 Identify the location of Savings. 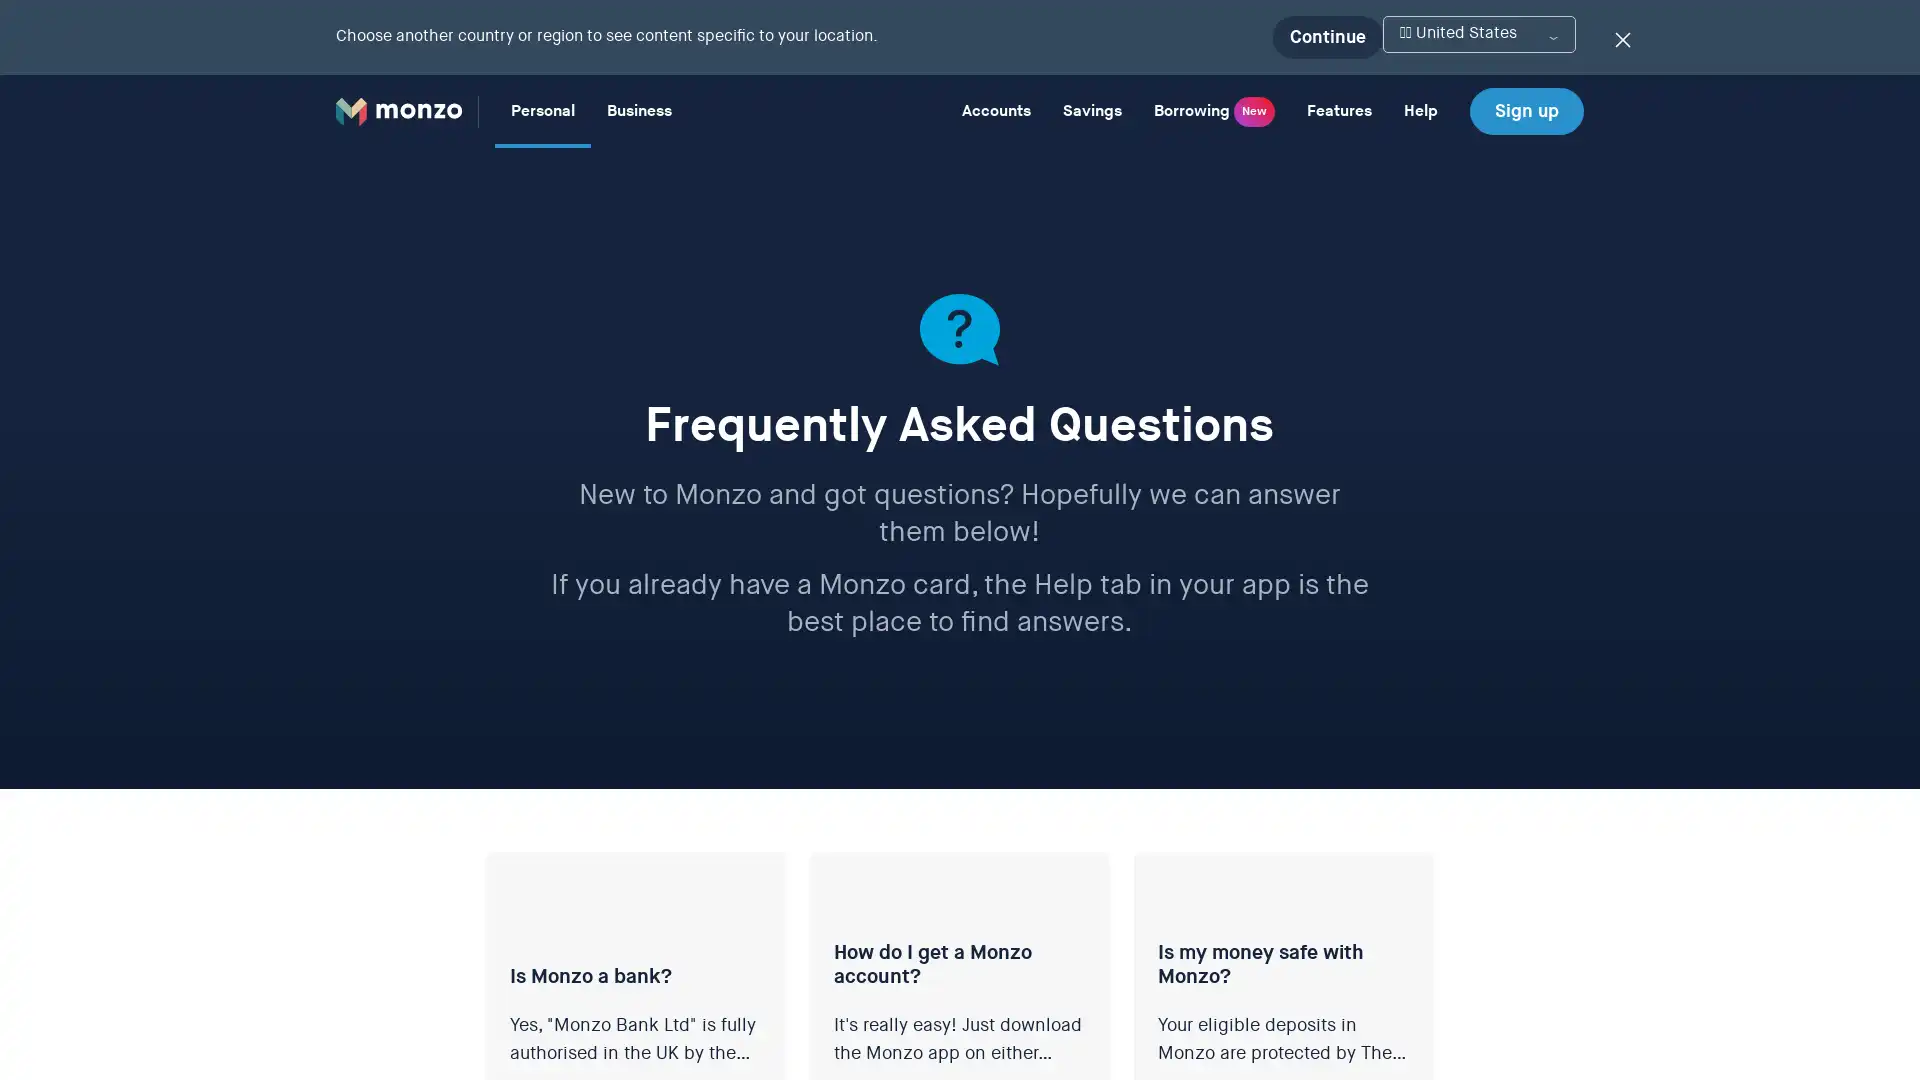
(1091, 111).